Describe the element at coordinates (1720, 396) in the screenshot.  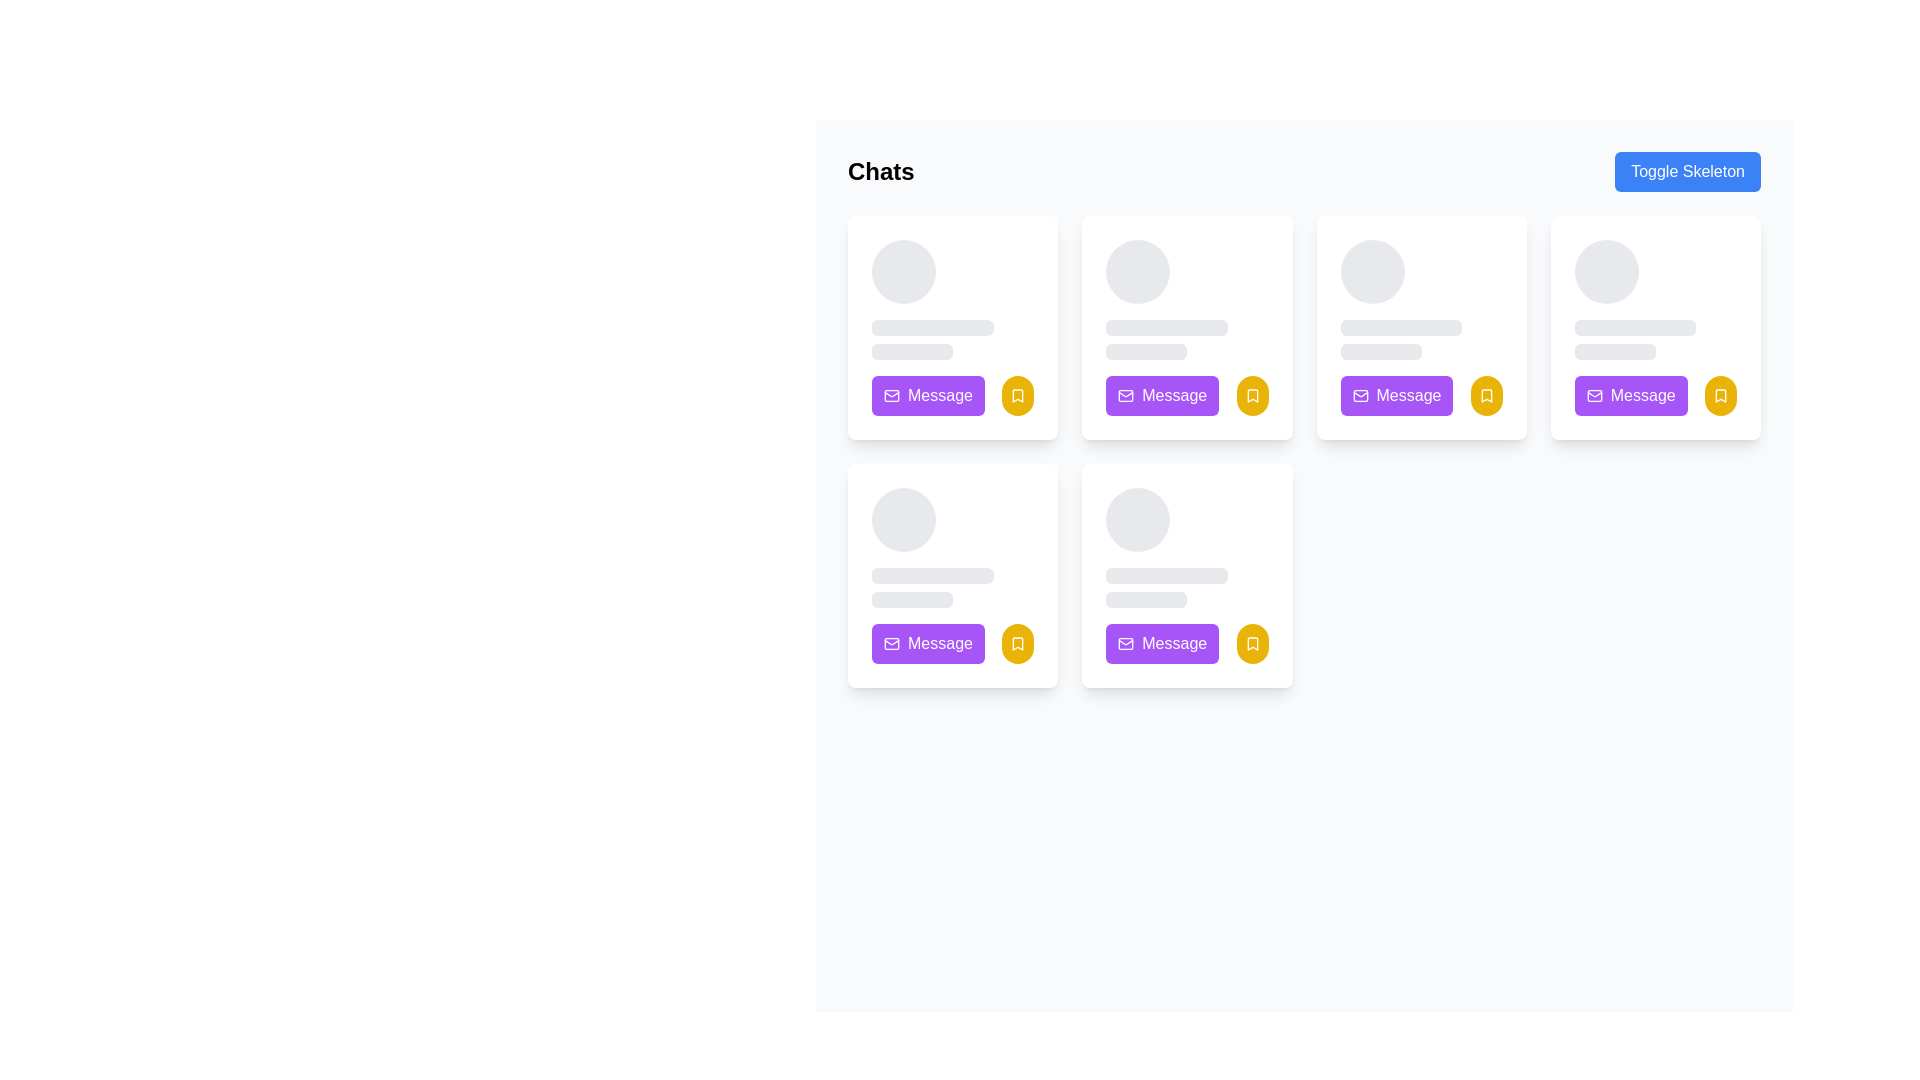
I see `the bookmark icon button with a yellow background located at the bottom-right corner of the card interface to bookmark or unbookmark the content` at that location.